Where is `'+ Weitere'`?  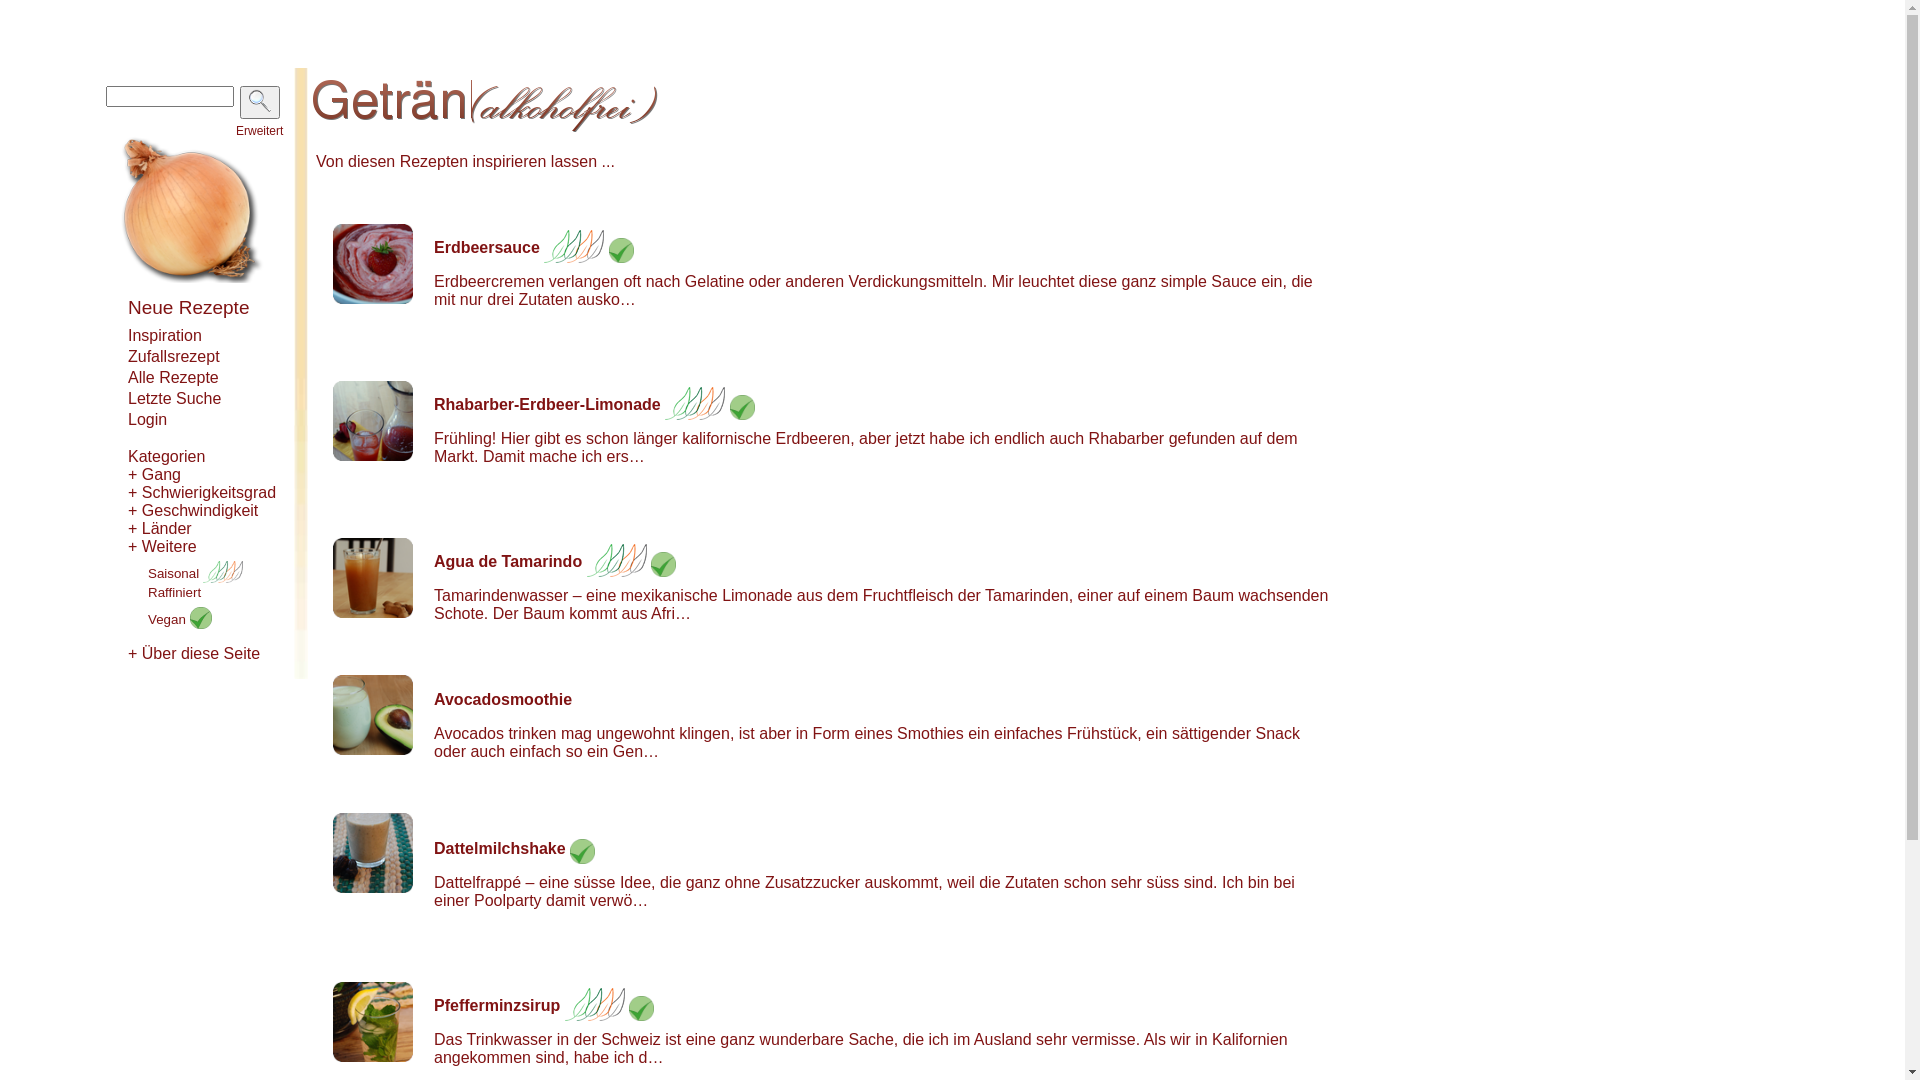 '+ Weitere' is located at coordinates (162, 546).